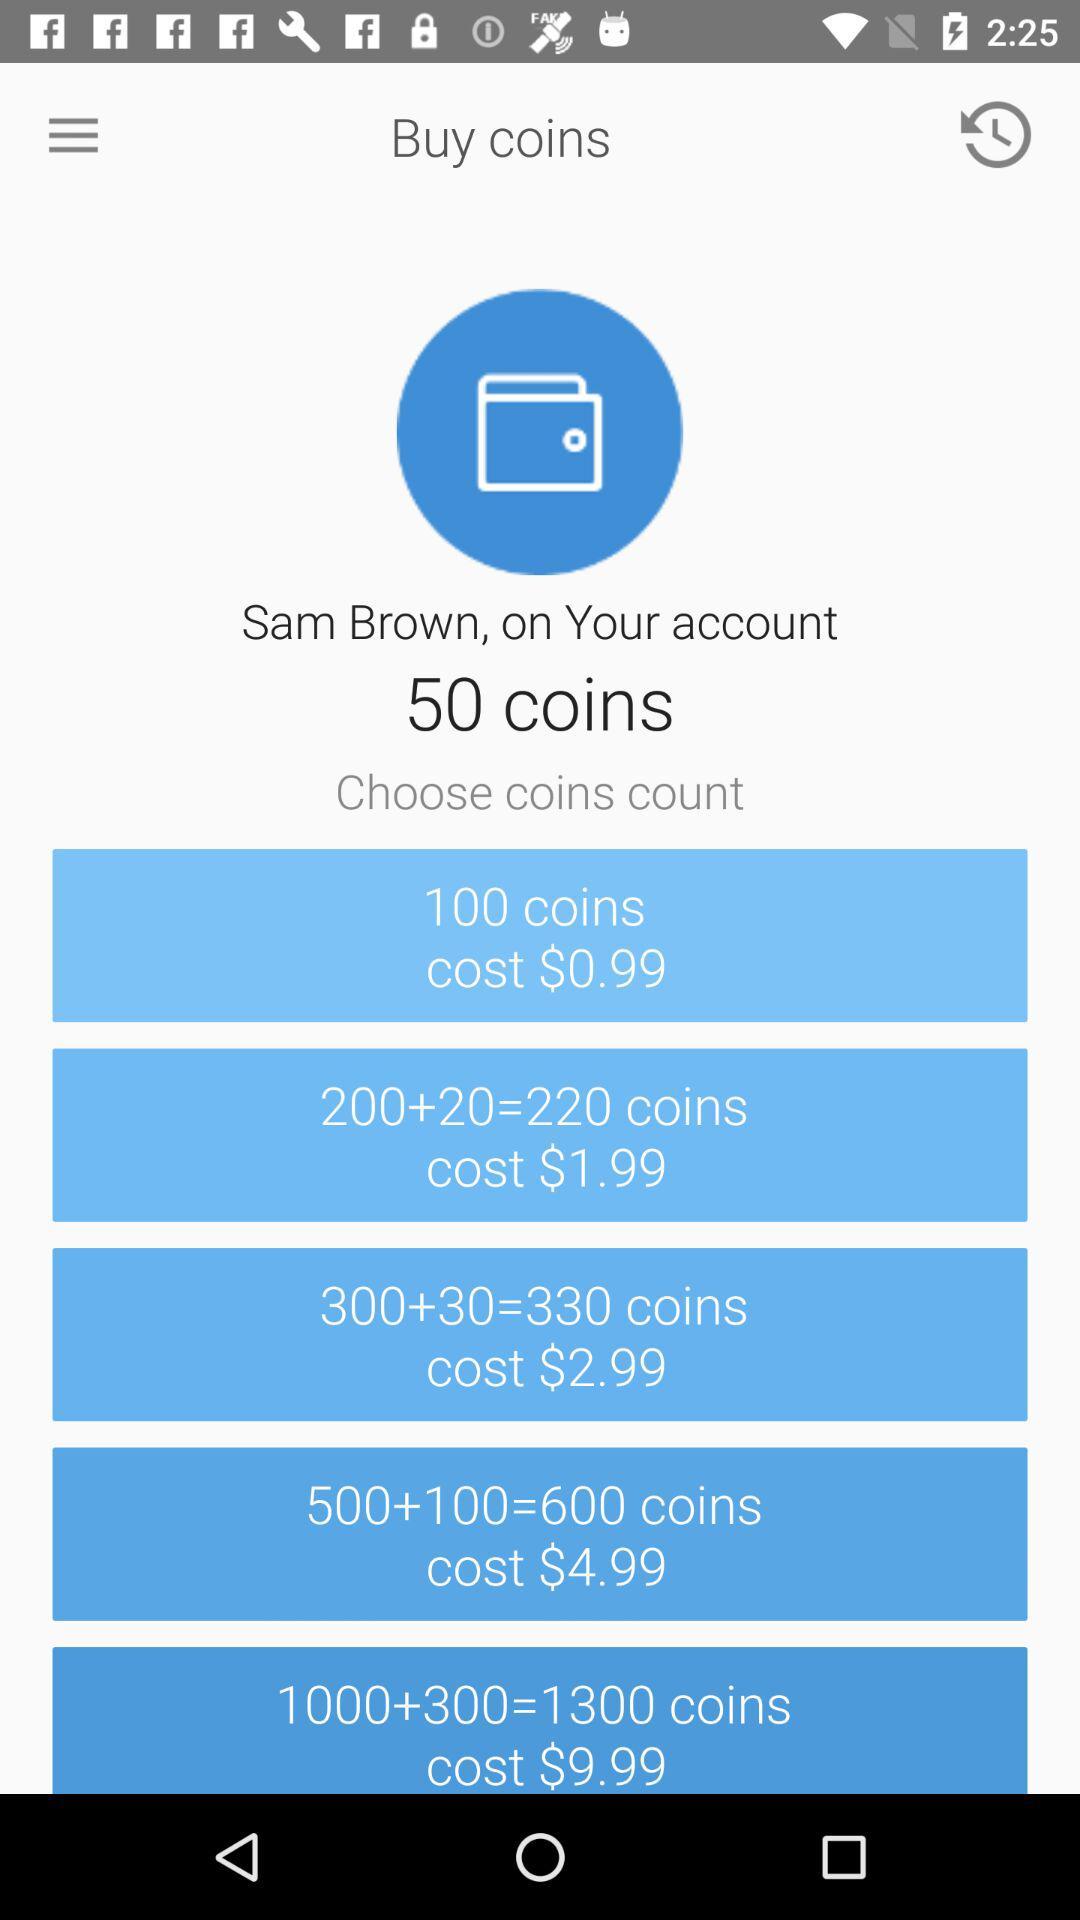 This screenshot has height=1920, width=1080. I want to click on icon to the left of the buy coins item, so click(72, 135).